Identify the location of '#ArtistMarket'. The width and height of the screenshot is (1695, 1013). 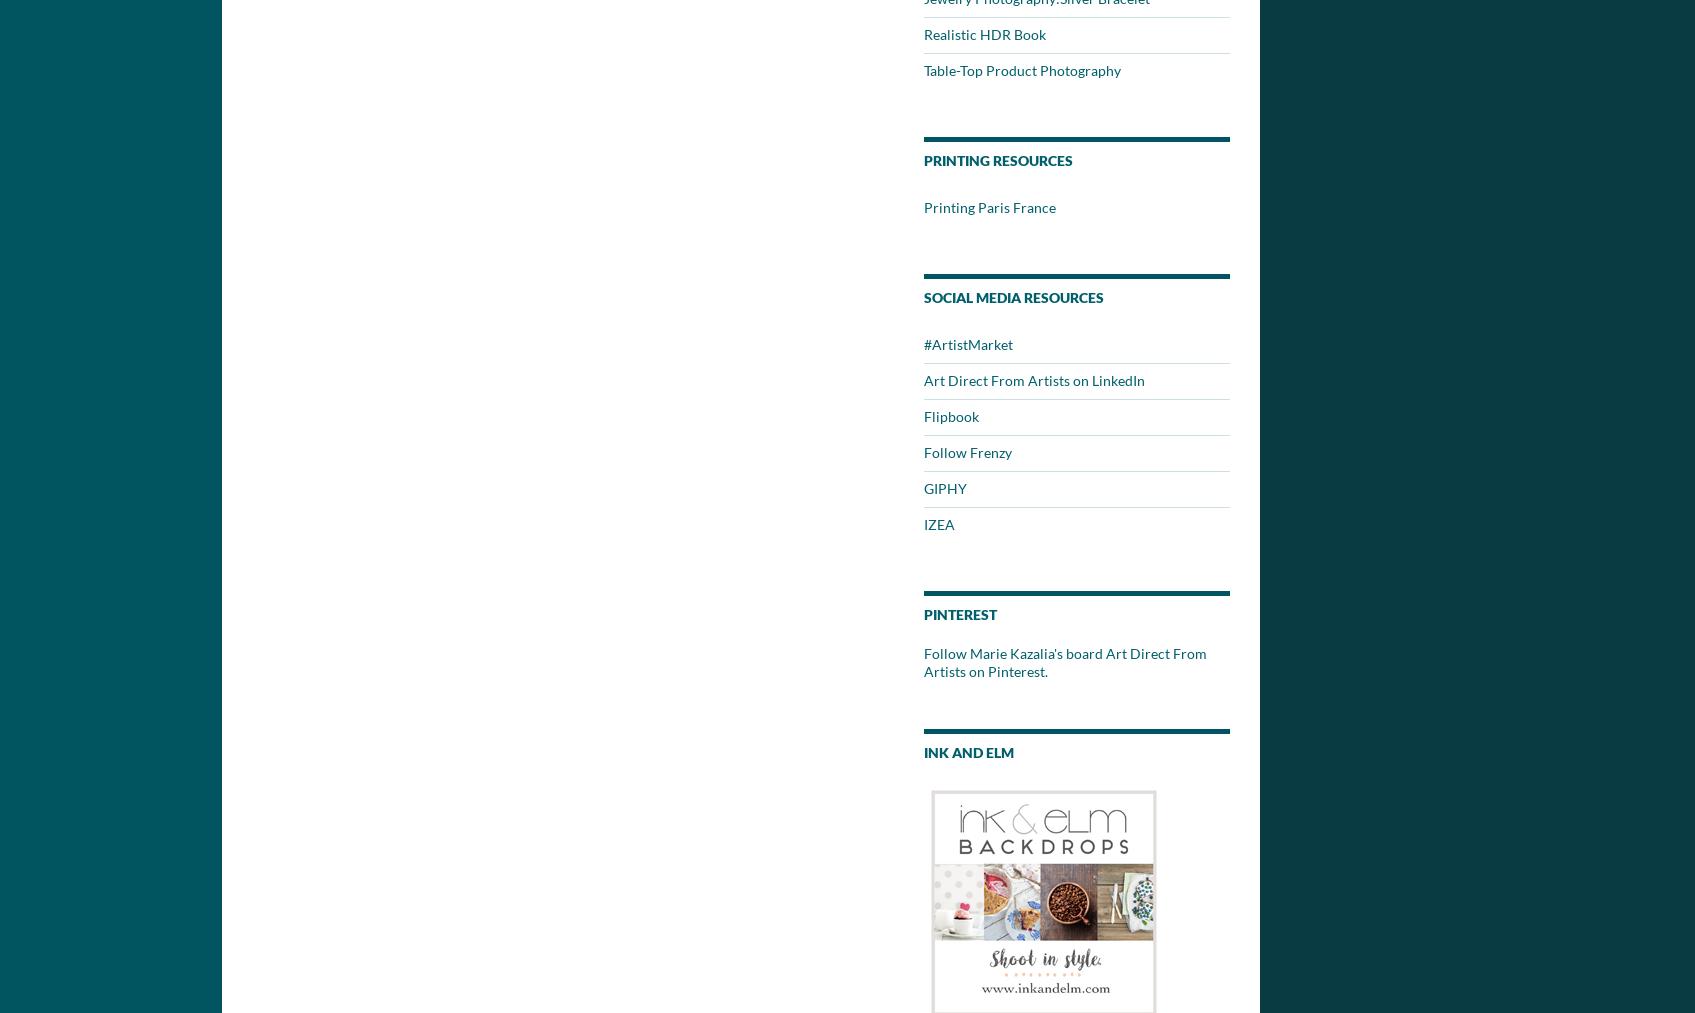
(923, 344).